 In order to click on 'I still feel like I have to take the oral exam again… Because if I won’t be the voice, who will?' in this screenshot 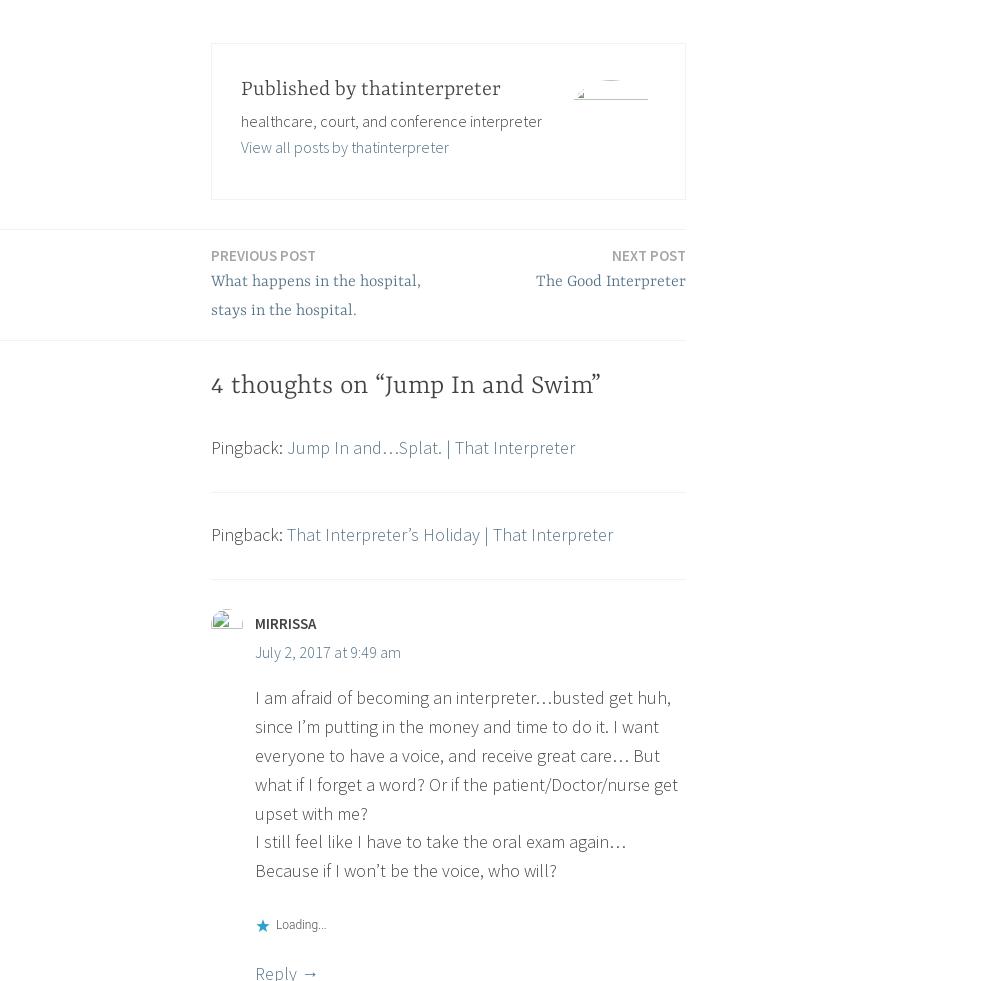, I will do `click(439, 856)`.